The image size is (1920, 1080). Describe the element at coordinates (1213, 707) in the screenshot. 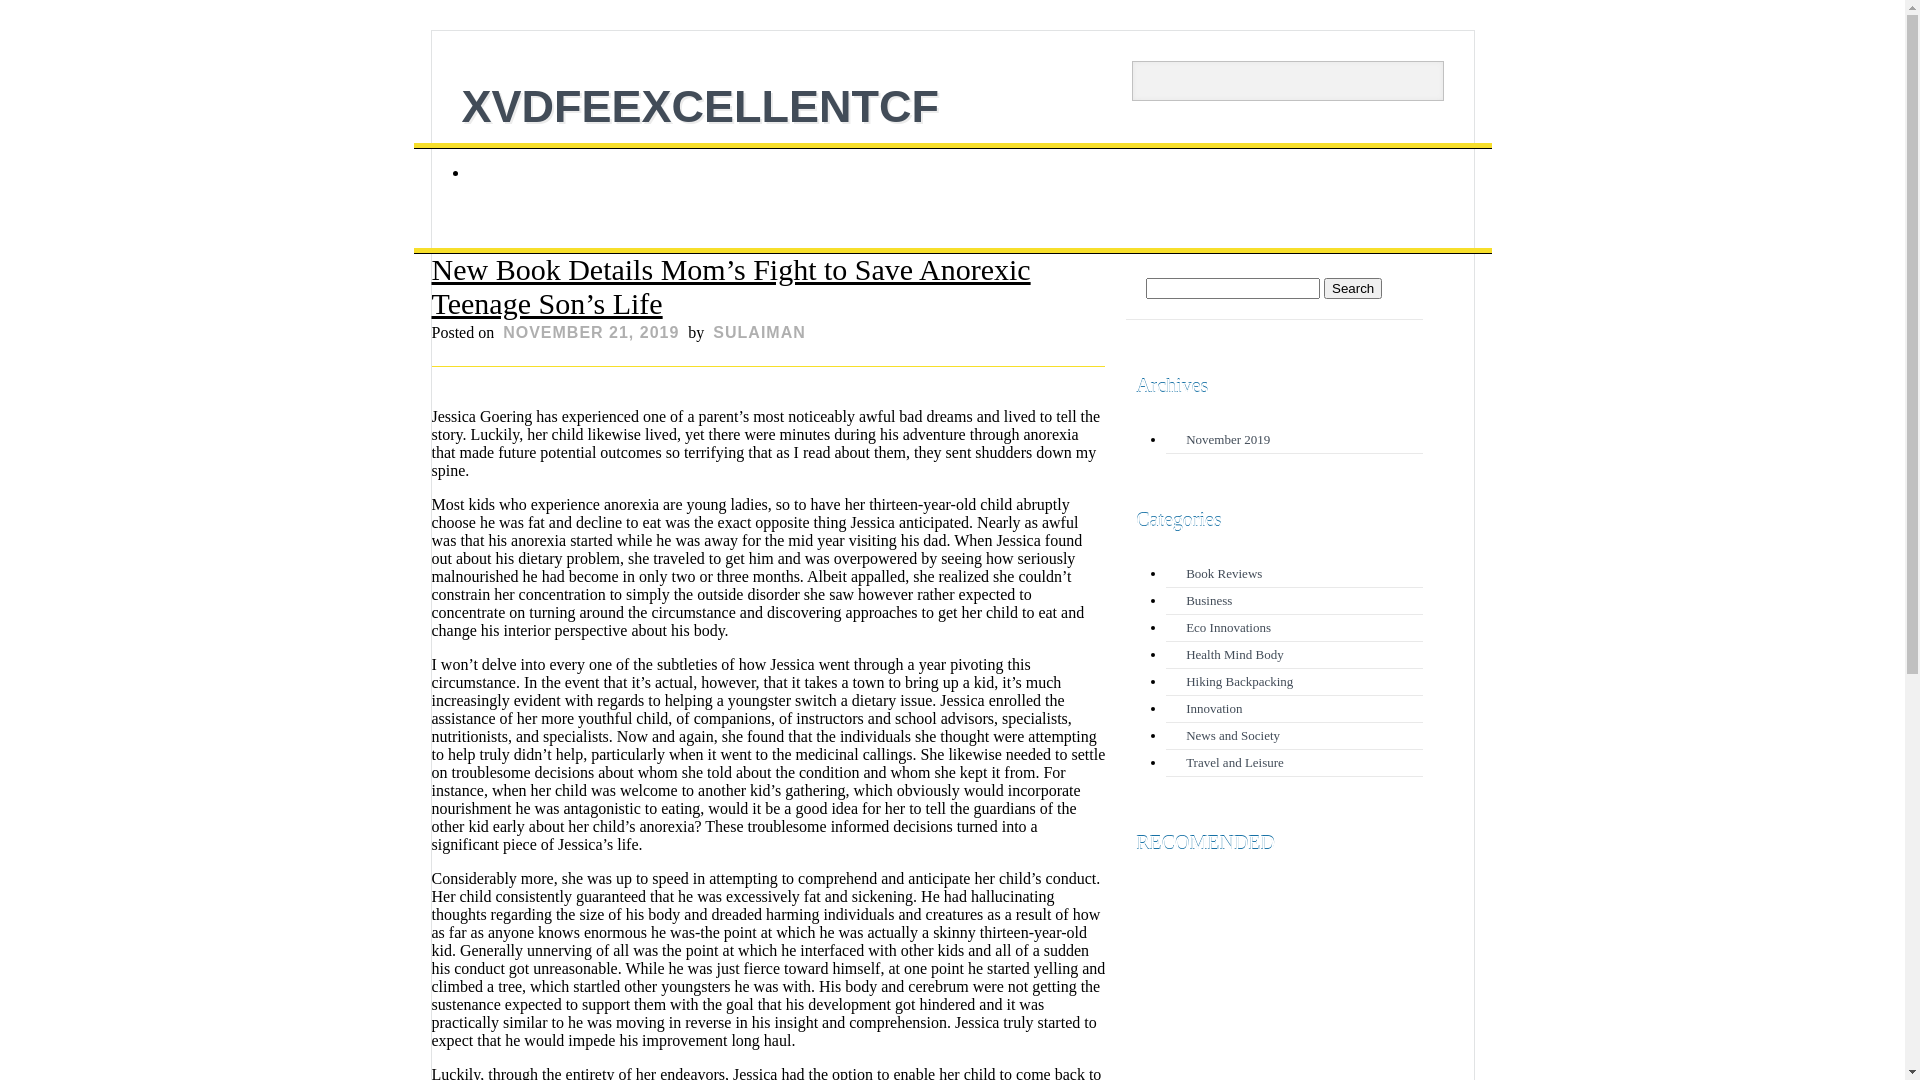

I see `'Innovation'` at that location.